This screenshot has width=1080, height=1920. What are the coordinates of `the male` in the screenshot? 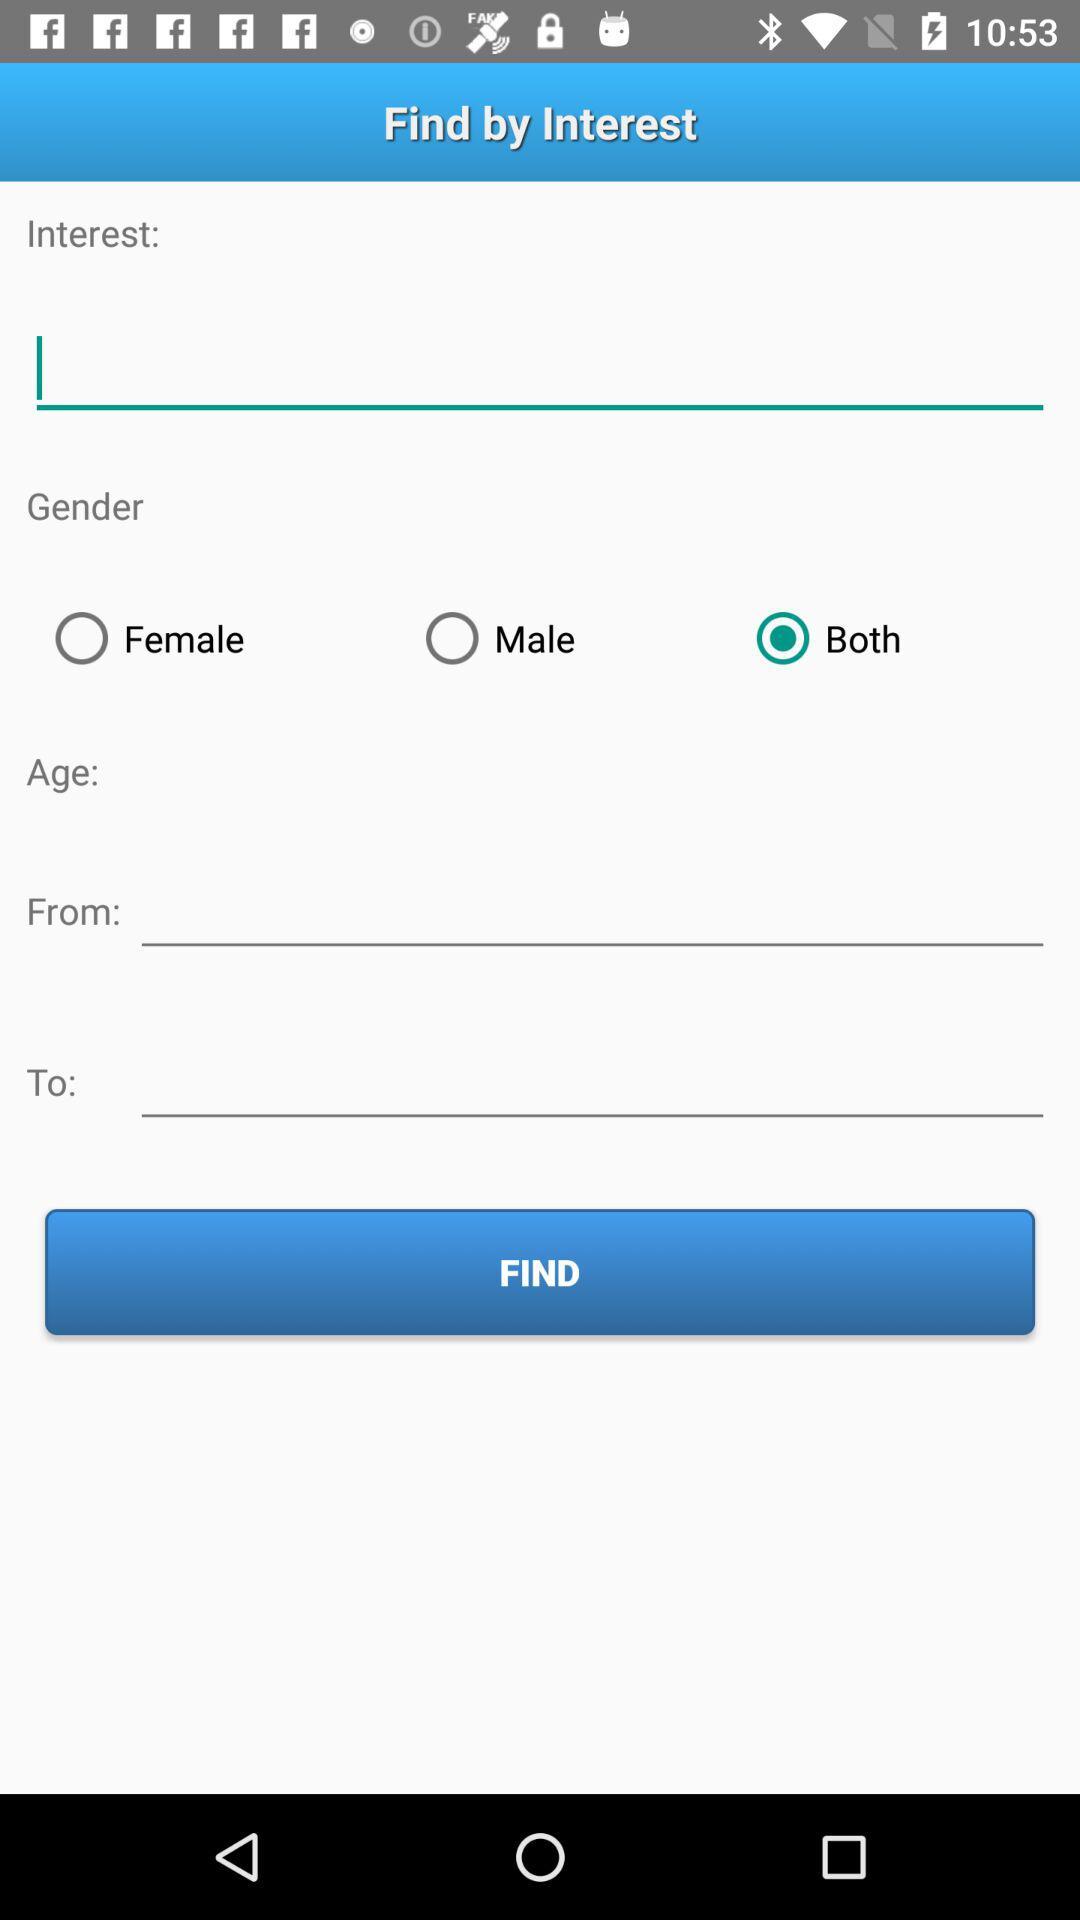 It's located at (562, 637).